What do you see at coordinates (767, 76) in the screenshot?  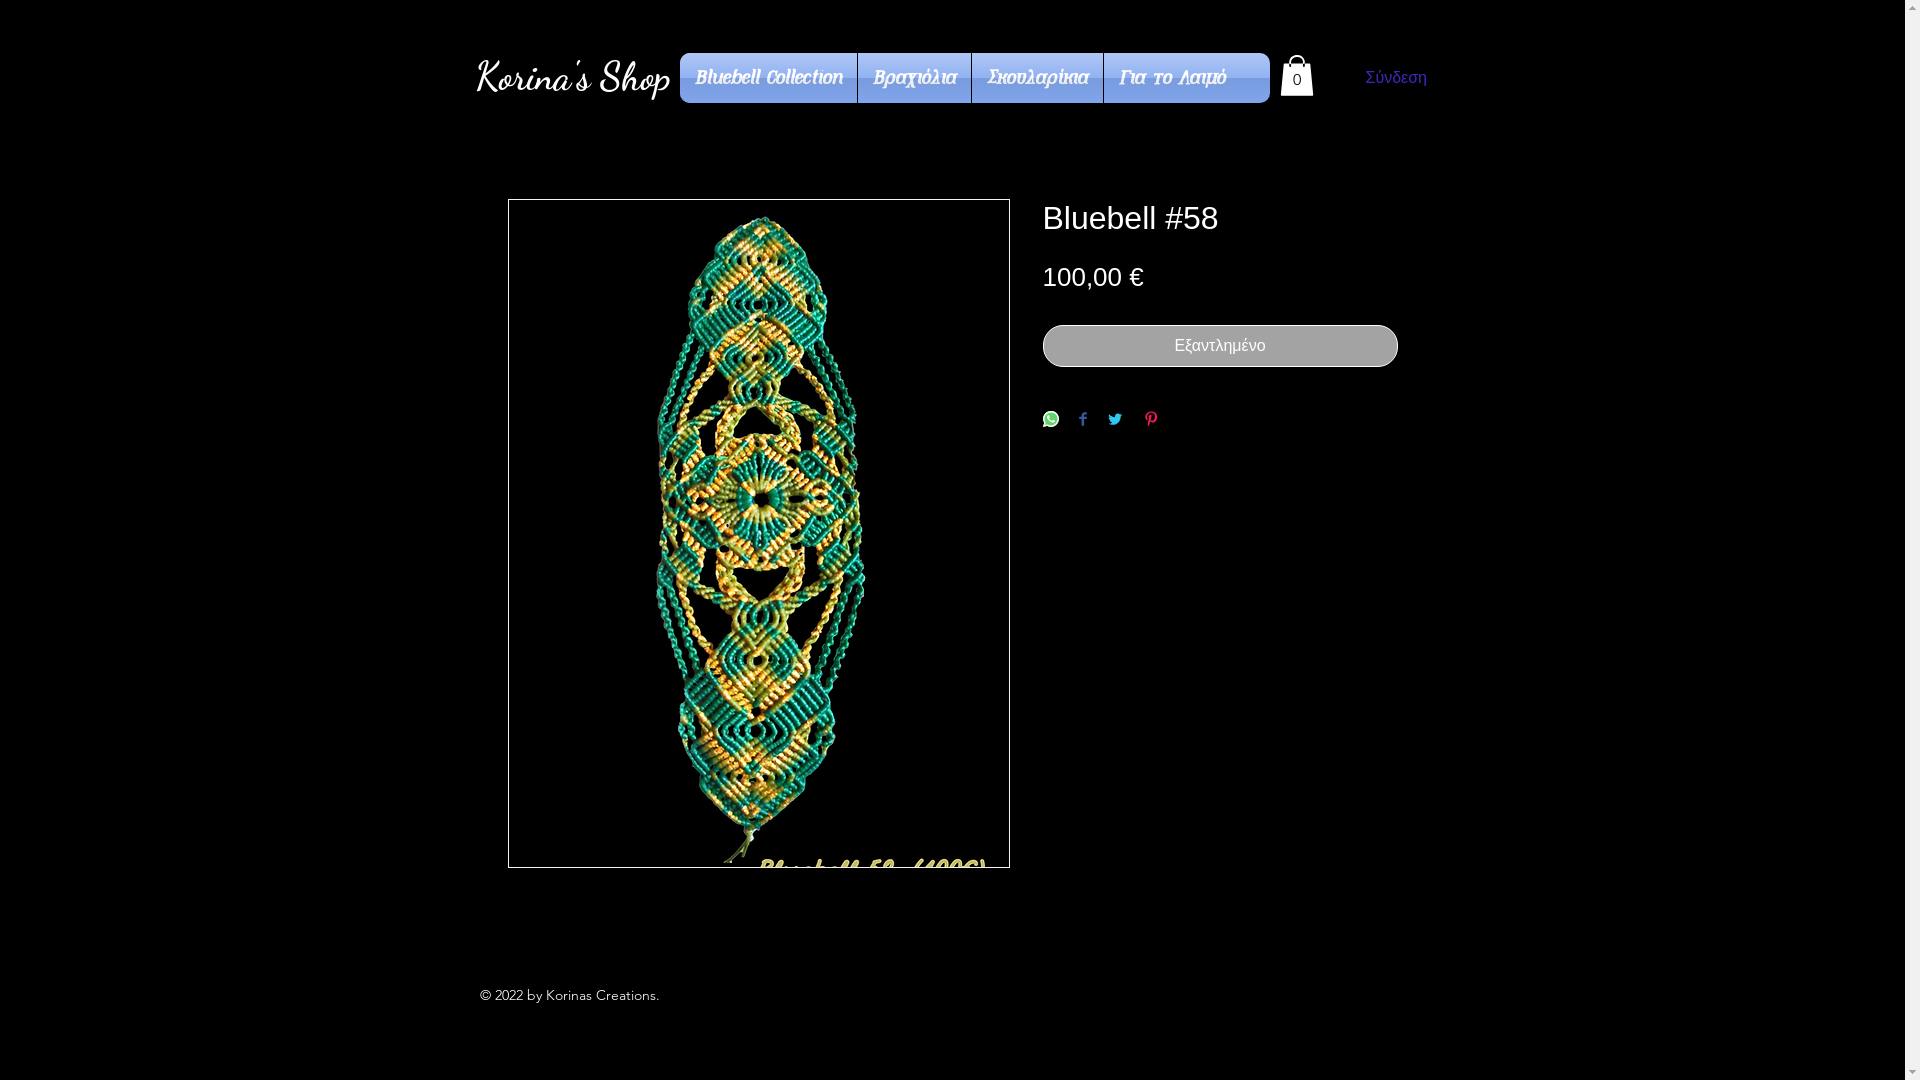 I see `'Bluebell Collection'` at bounding box center [767, 76].